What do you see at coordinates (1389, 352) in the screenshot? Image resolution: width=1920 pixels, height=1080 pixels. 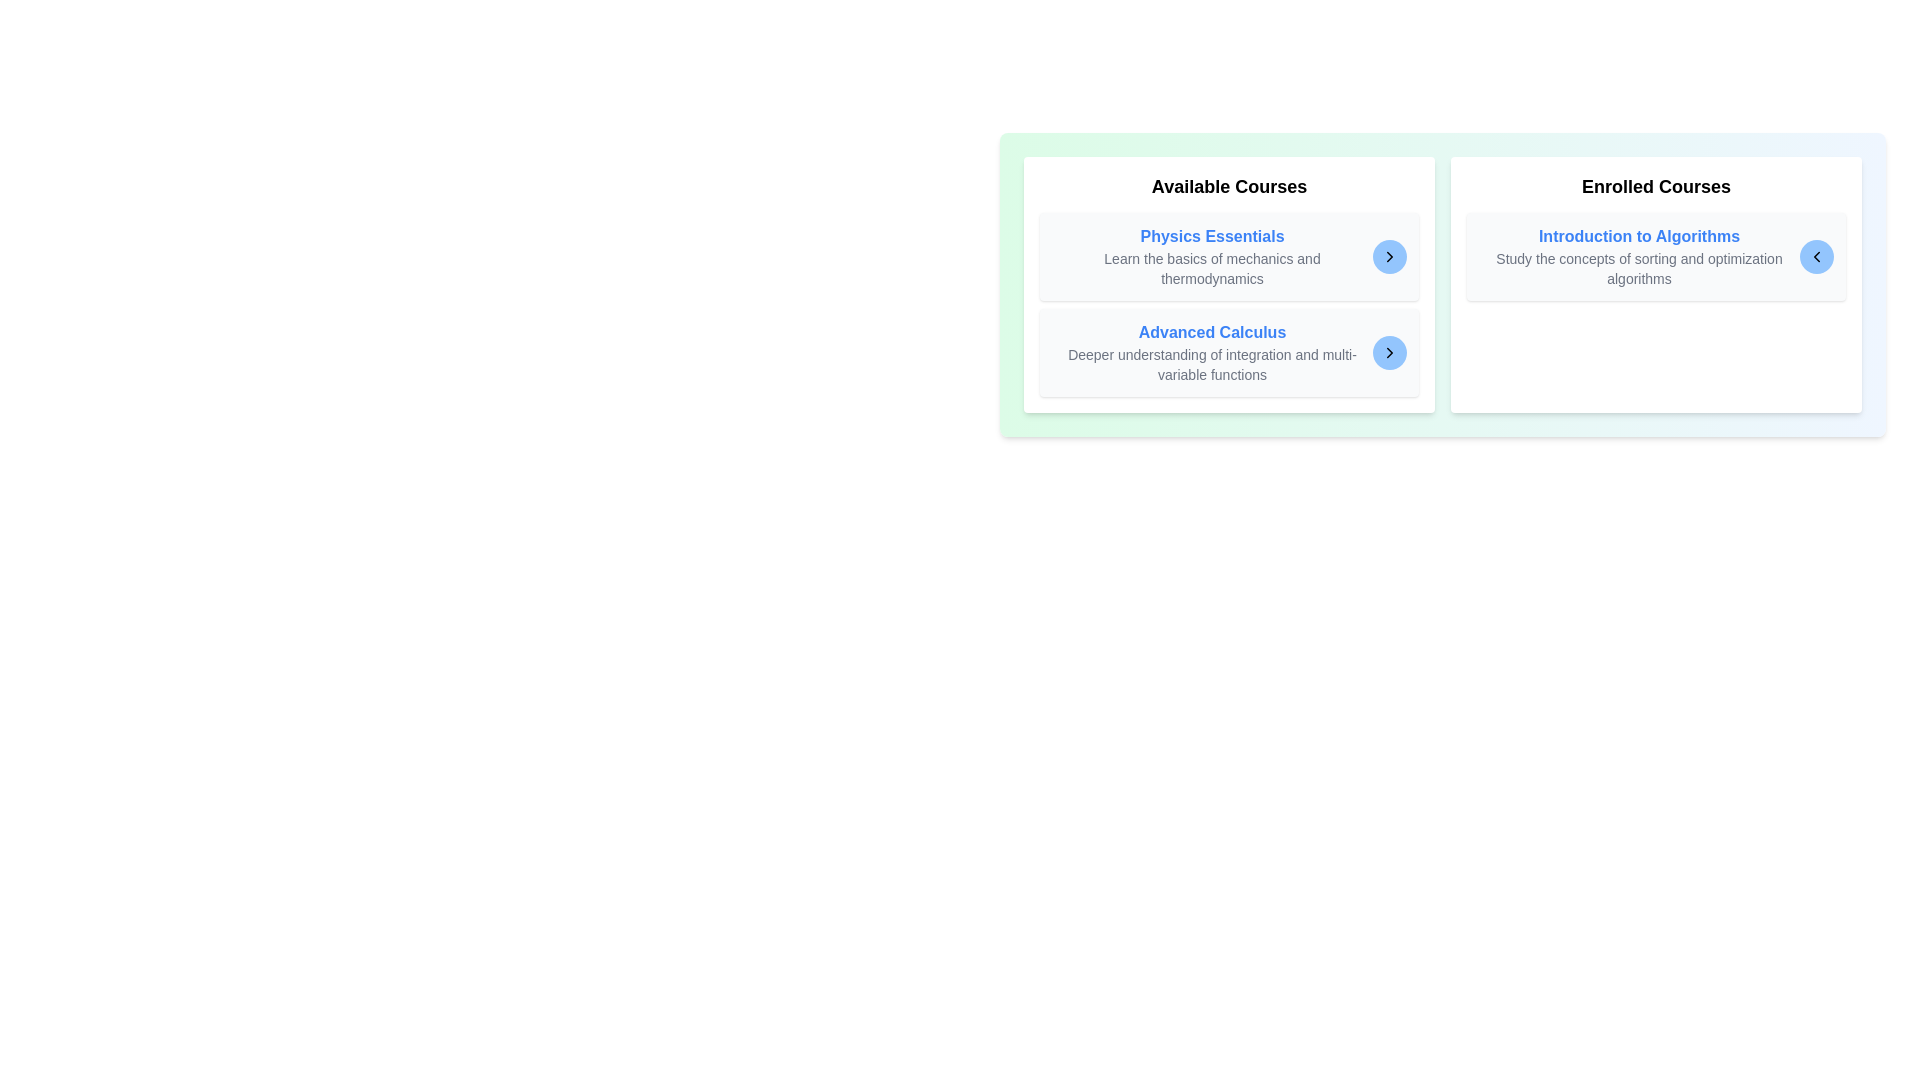 I see `arrow button corresponding to the course Advanced Calculus to transfer it to the other list` at bounding box center [1389, 352].